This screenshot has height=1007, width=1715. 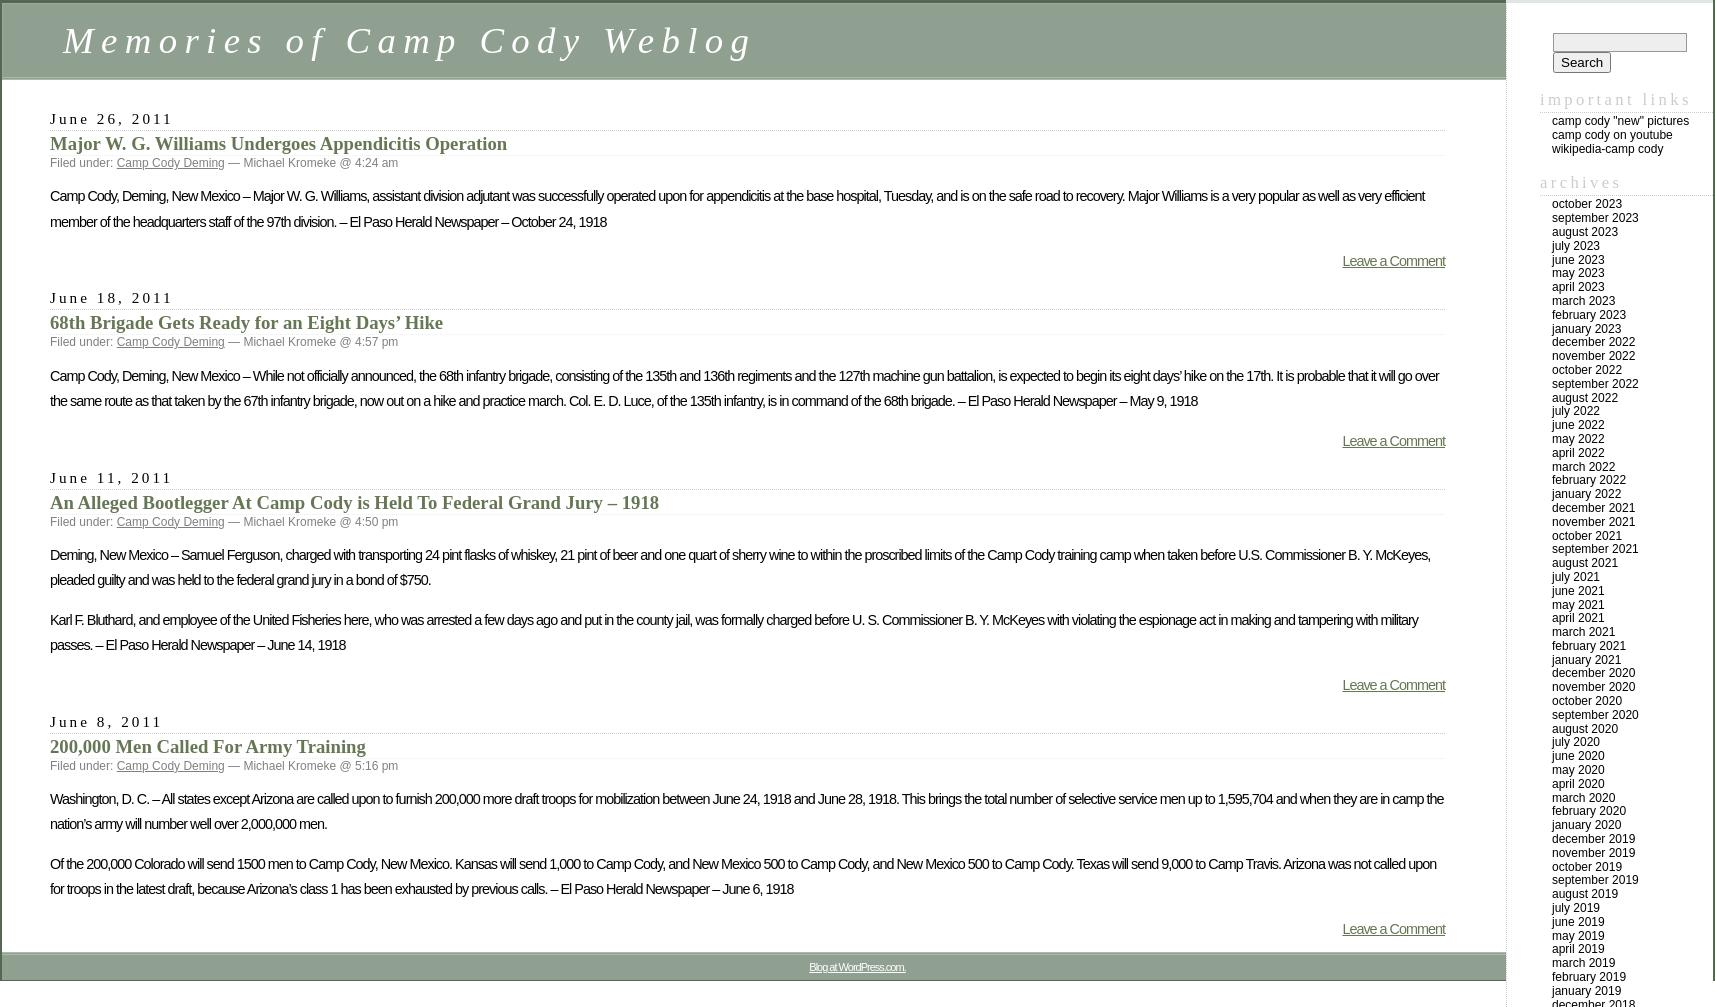 I want to click on 'May 2023', so click(x=1576, y=272).